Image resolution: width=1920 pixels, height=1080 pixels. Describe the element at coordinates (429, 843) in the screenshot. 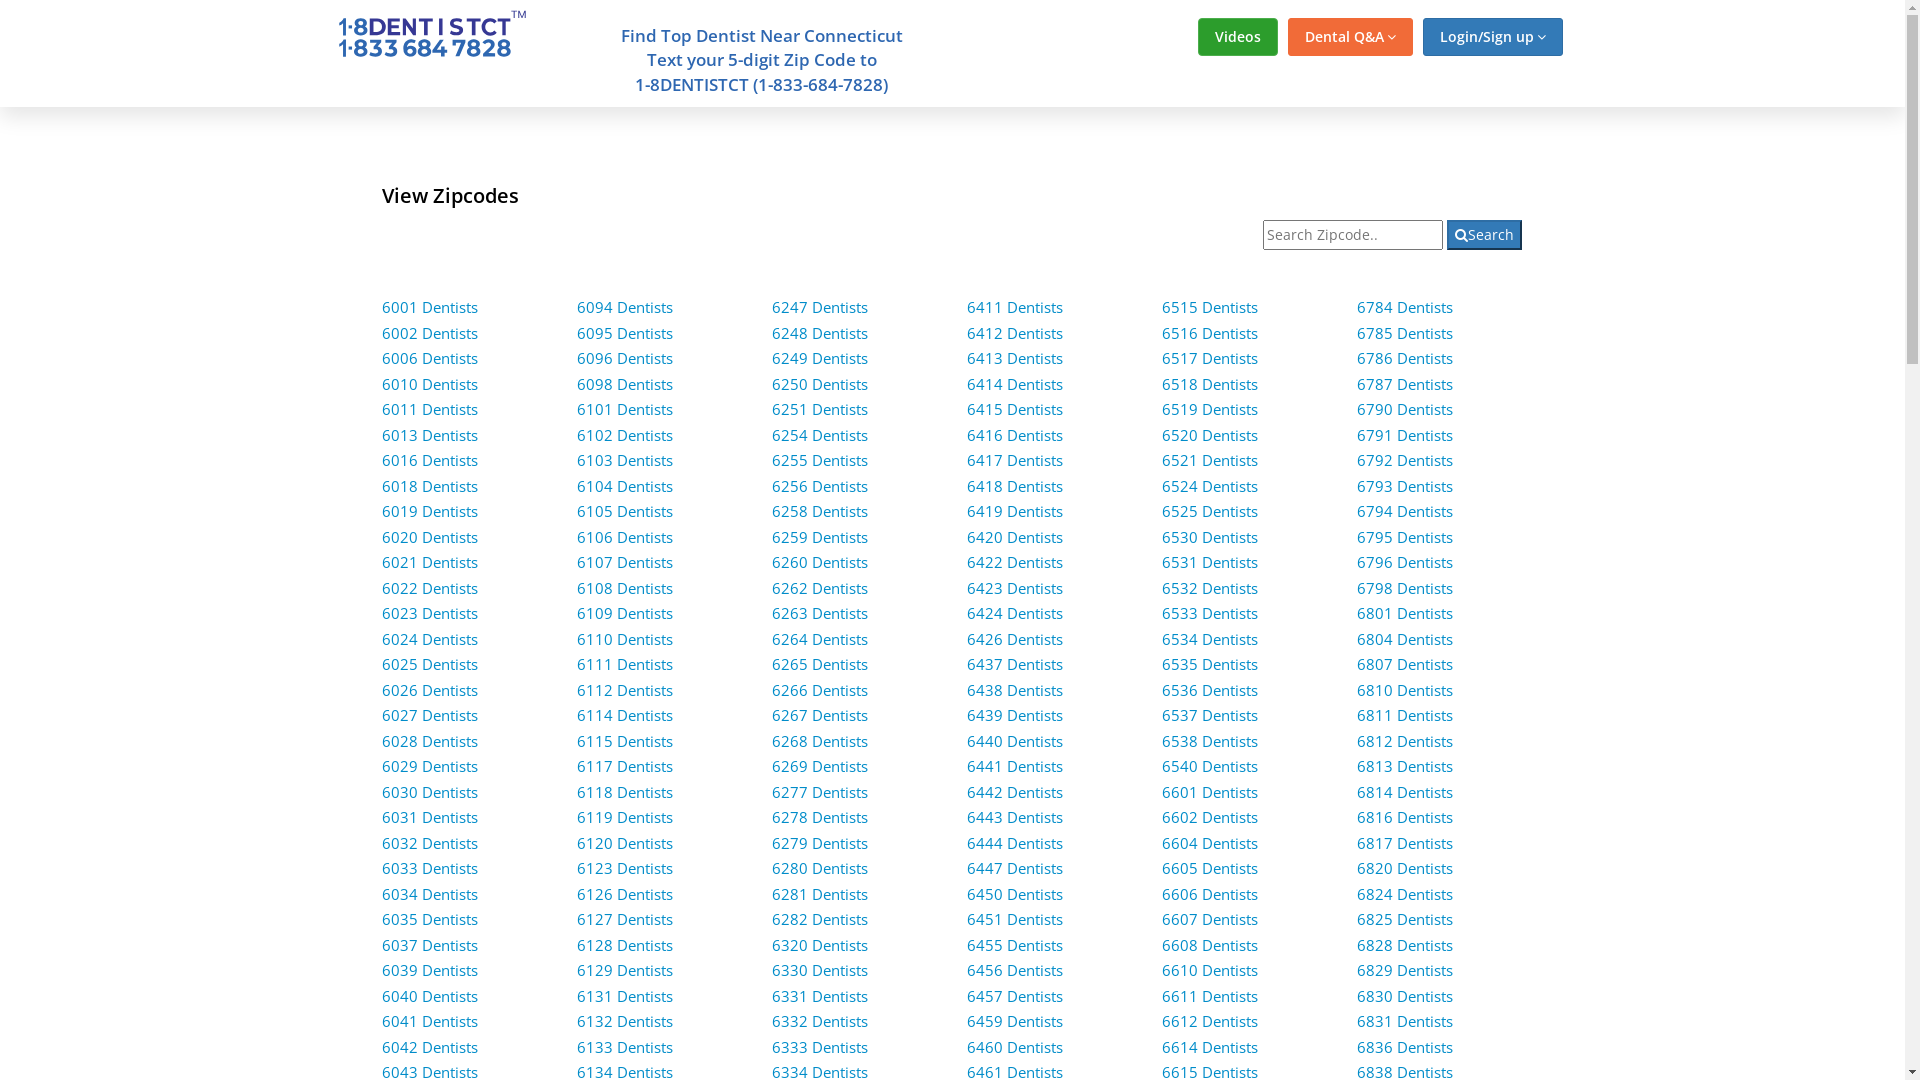

I see `'6032 Dentists'` at that location.